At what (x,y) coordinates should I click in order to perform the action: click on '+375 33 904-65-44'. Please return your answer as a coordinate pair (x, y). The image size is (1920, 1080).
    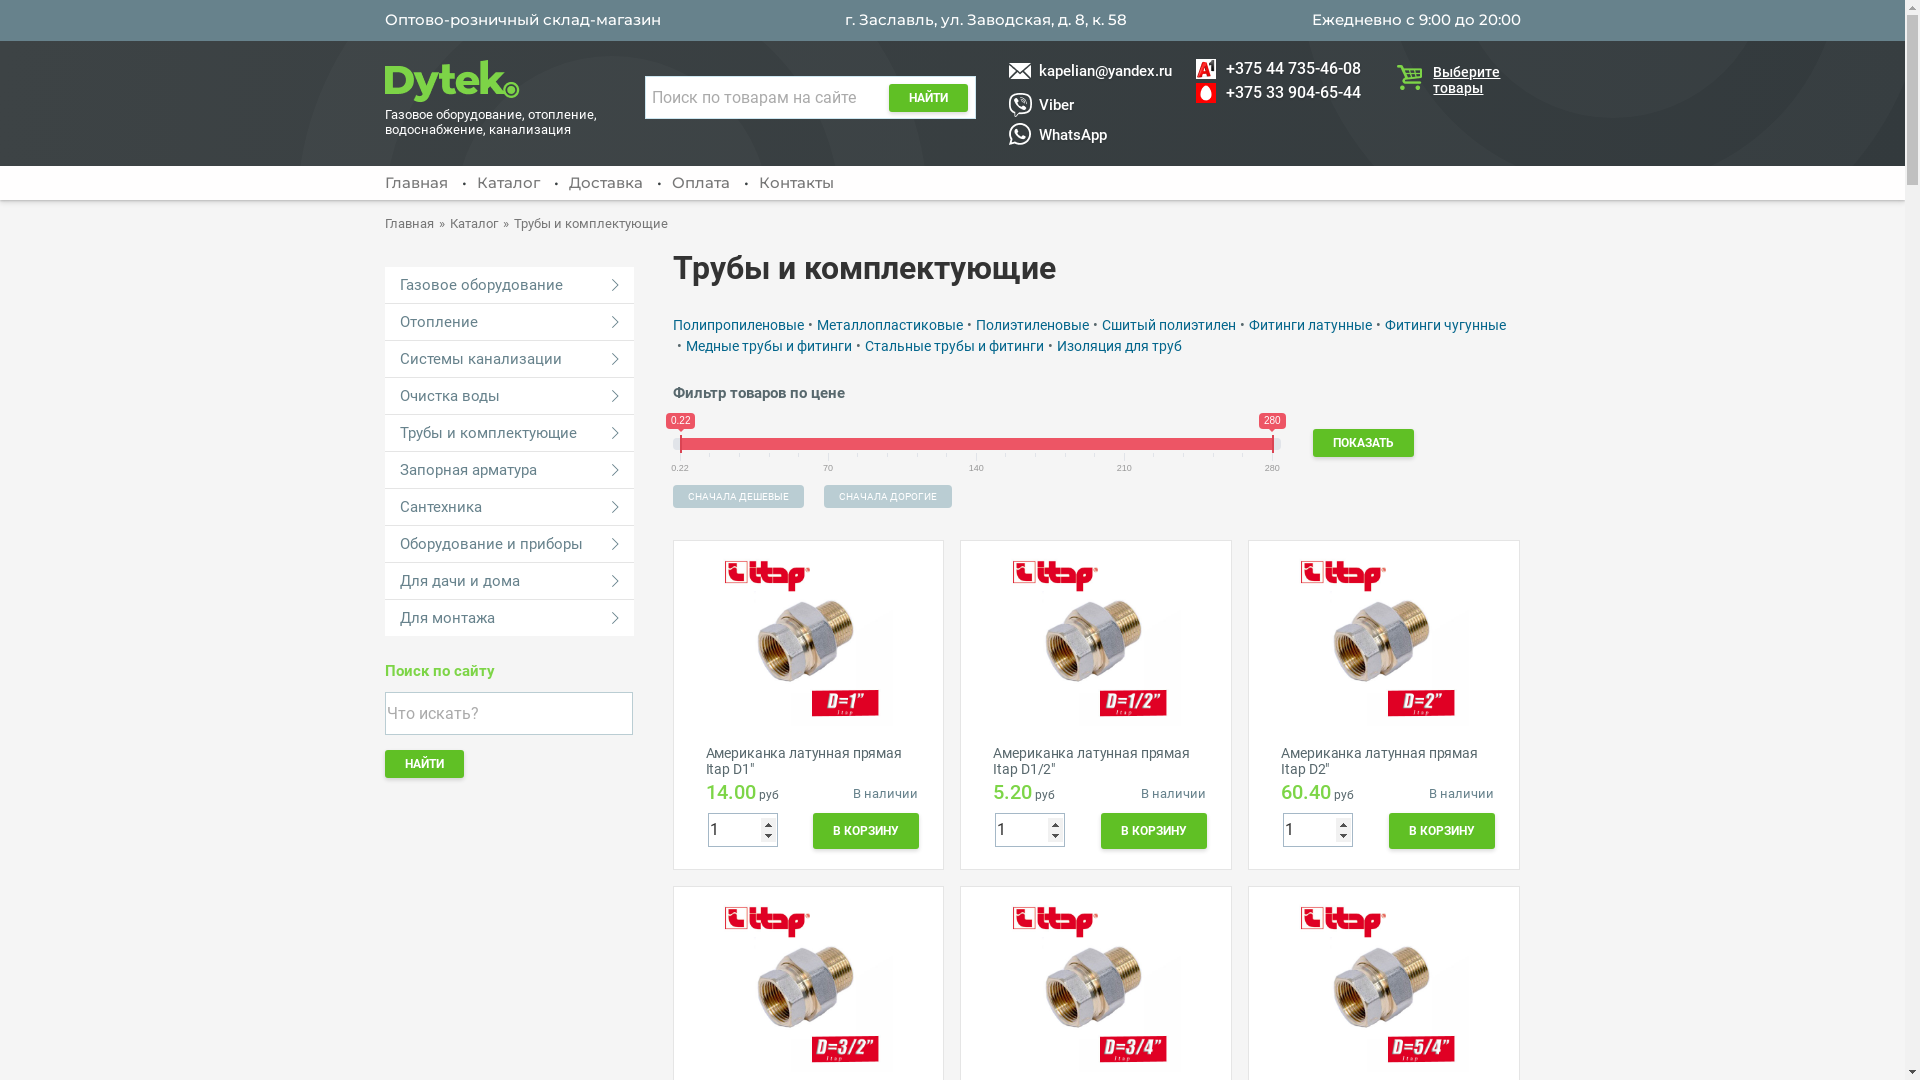
    Looking at the image, I should click on (1195, 92).